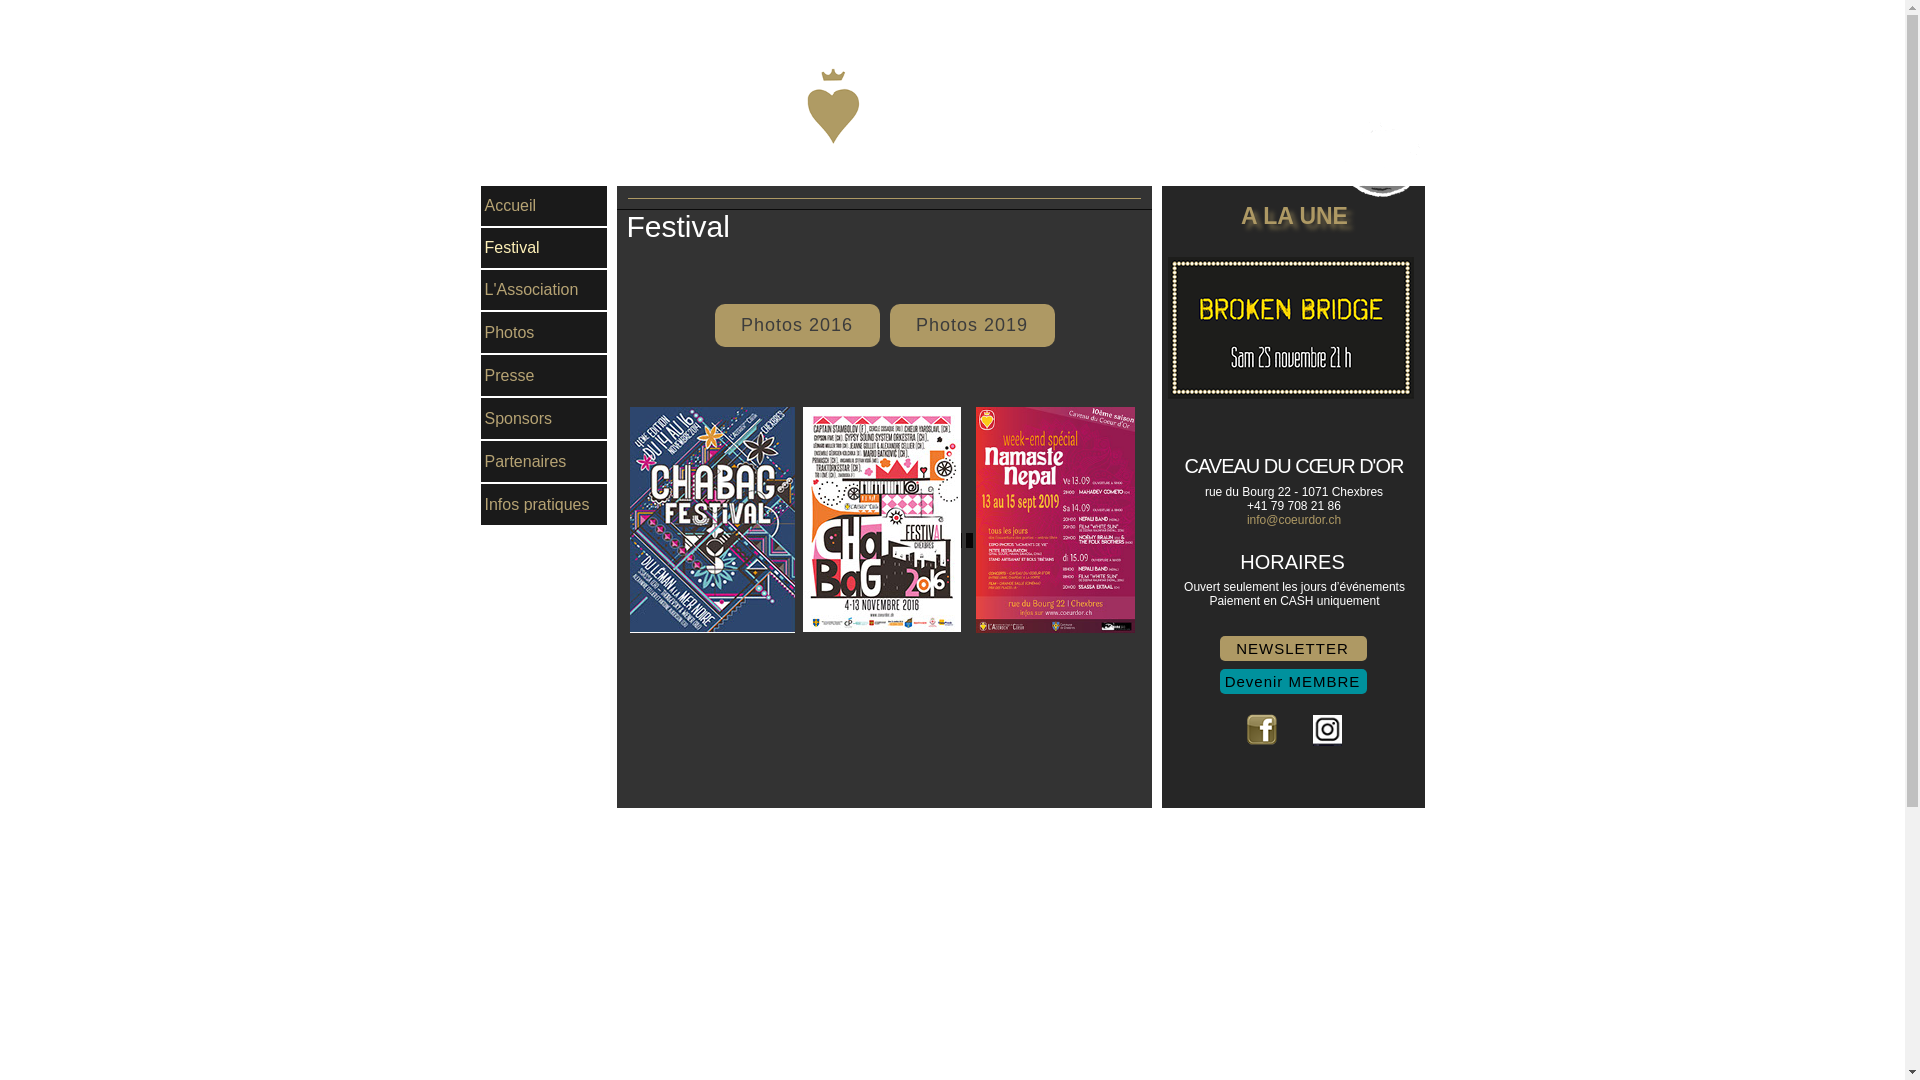 The height and width of the screenshot is (1080, 1920). Describe the element at coordinates (542, 205) in the screenshot. I see `'Accueil'` at that location.